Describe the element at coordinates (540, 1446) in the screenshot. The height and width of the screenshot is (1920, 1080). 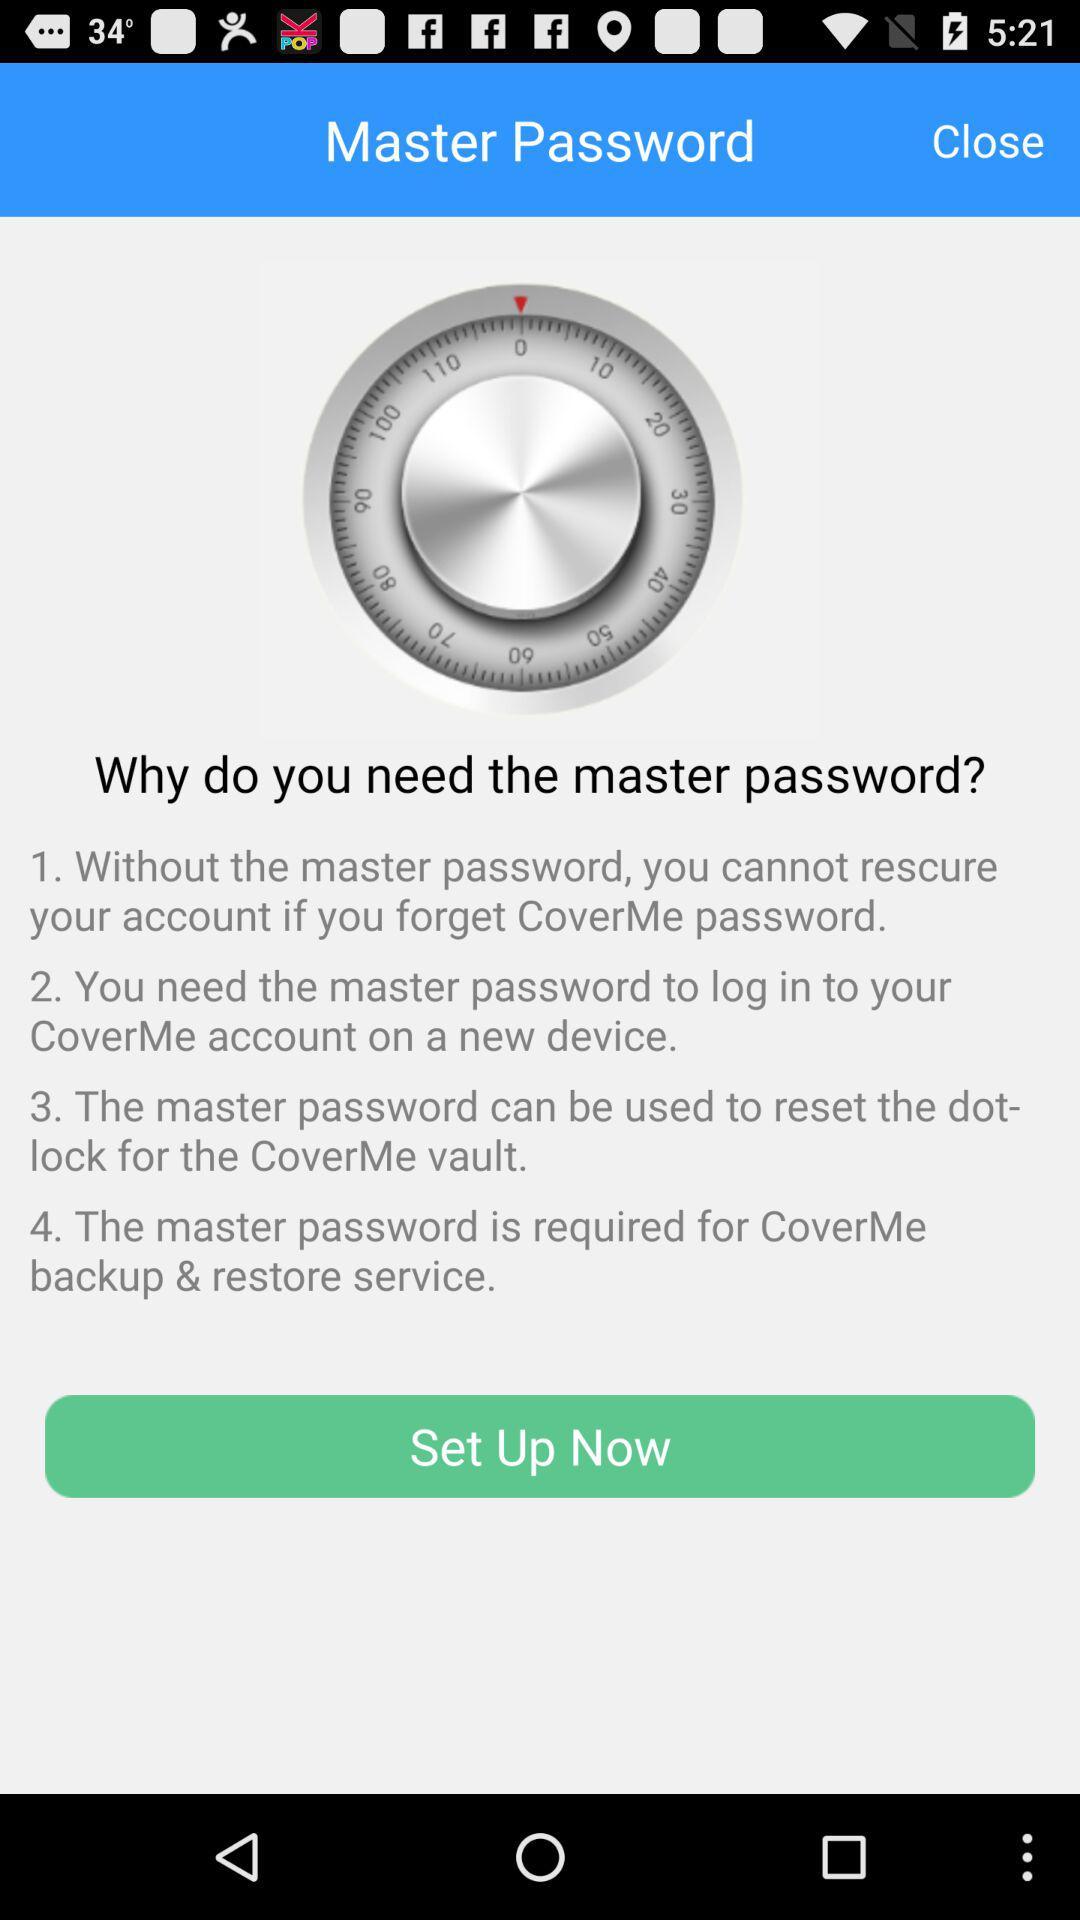
I see `the item at the bottom` at that location.